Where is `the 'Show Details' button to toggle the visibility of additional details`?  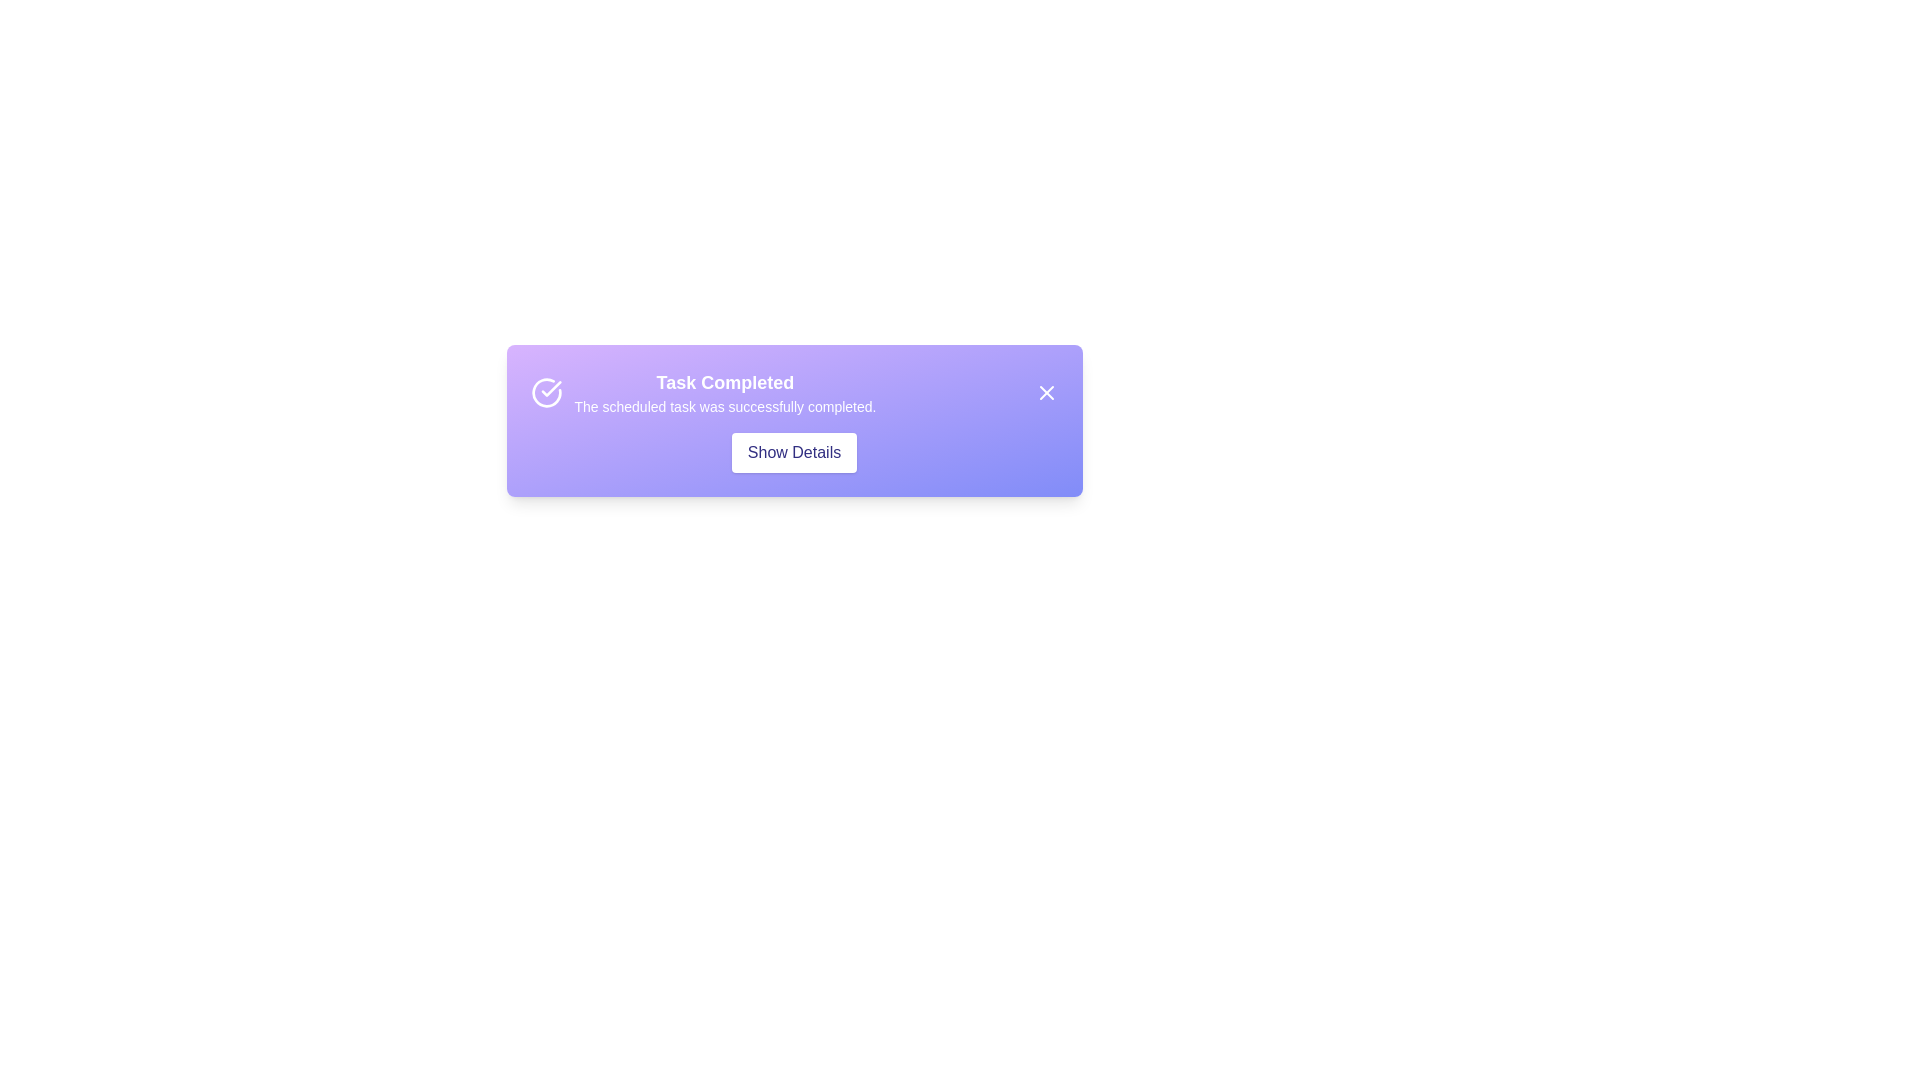 the 'Show Details' button to toggle the visibility of additional details is located at coordinates (793, 452).